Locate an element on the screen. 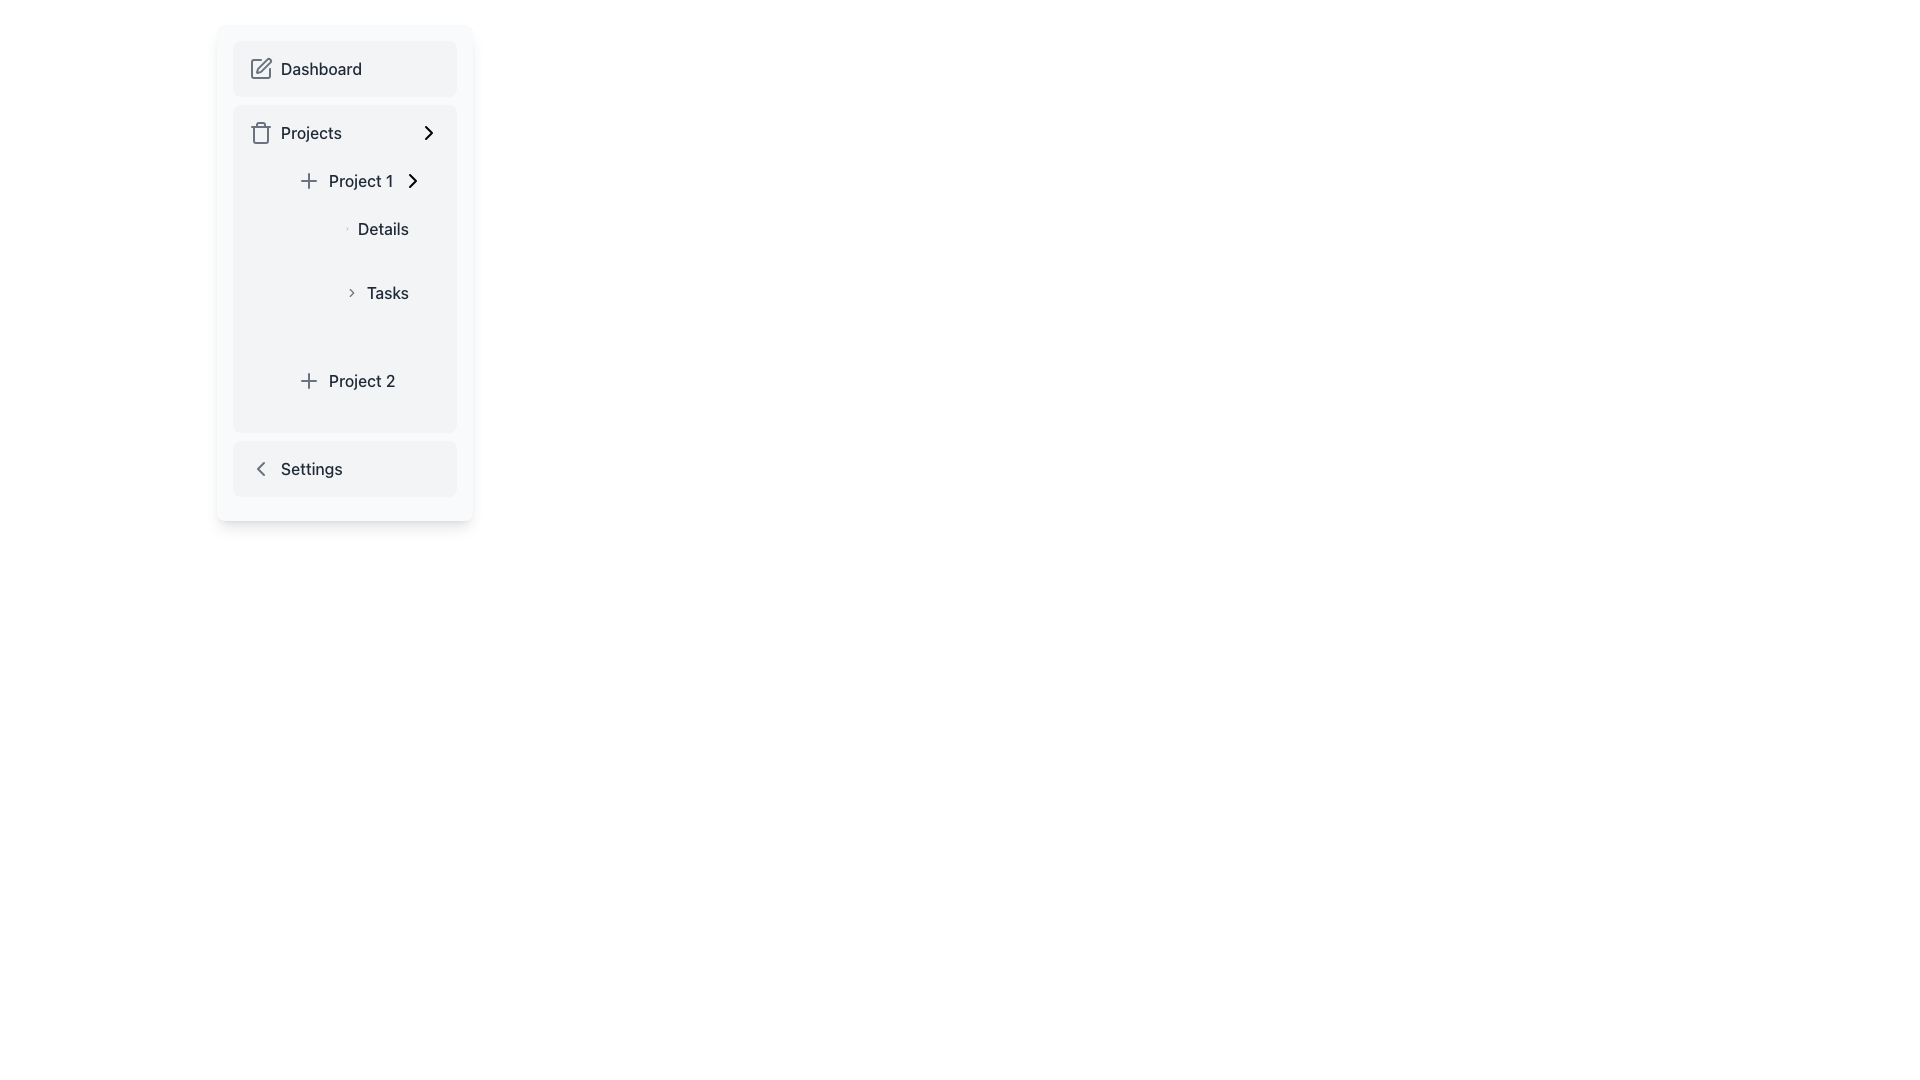  the navigation button located at the bottom of the vertical navigation panel, which leads to the settings page or menu is located at coordinates (345, 469).